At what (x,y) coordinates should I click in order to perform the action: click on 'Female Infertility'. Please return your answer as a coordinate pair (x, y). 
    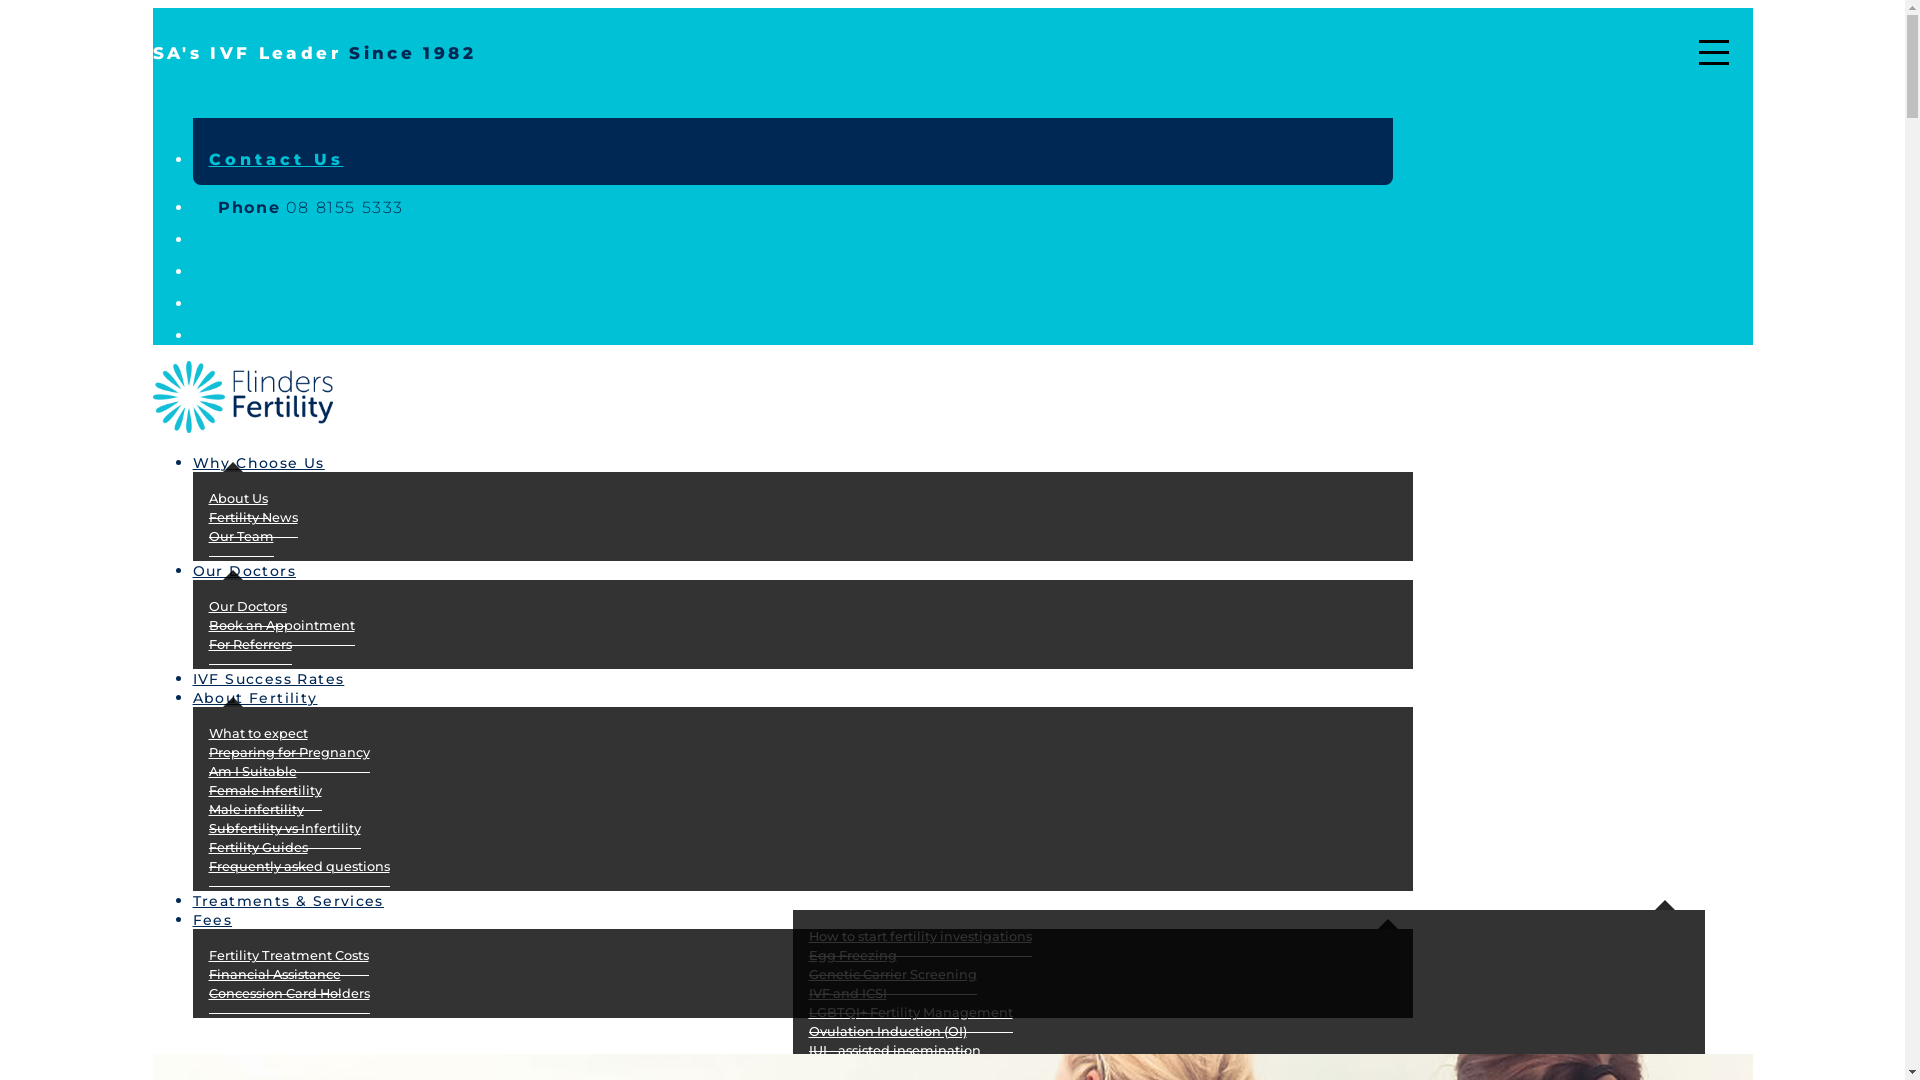
    Looking at the image, I should click on (263, 789).